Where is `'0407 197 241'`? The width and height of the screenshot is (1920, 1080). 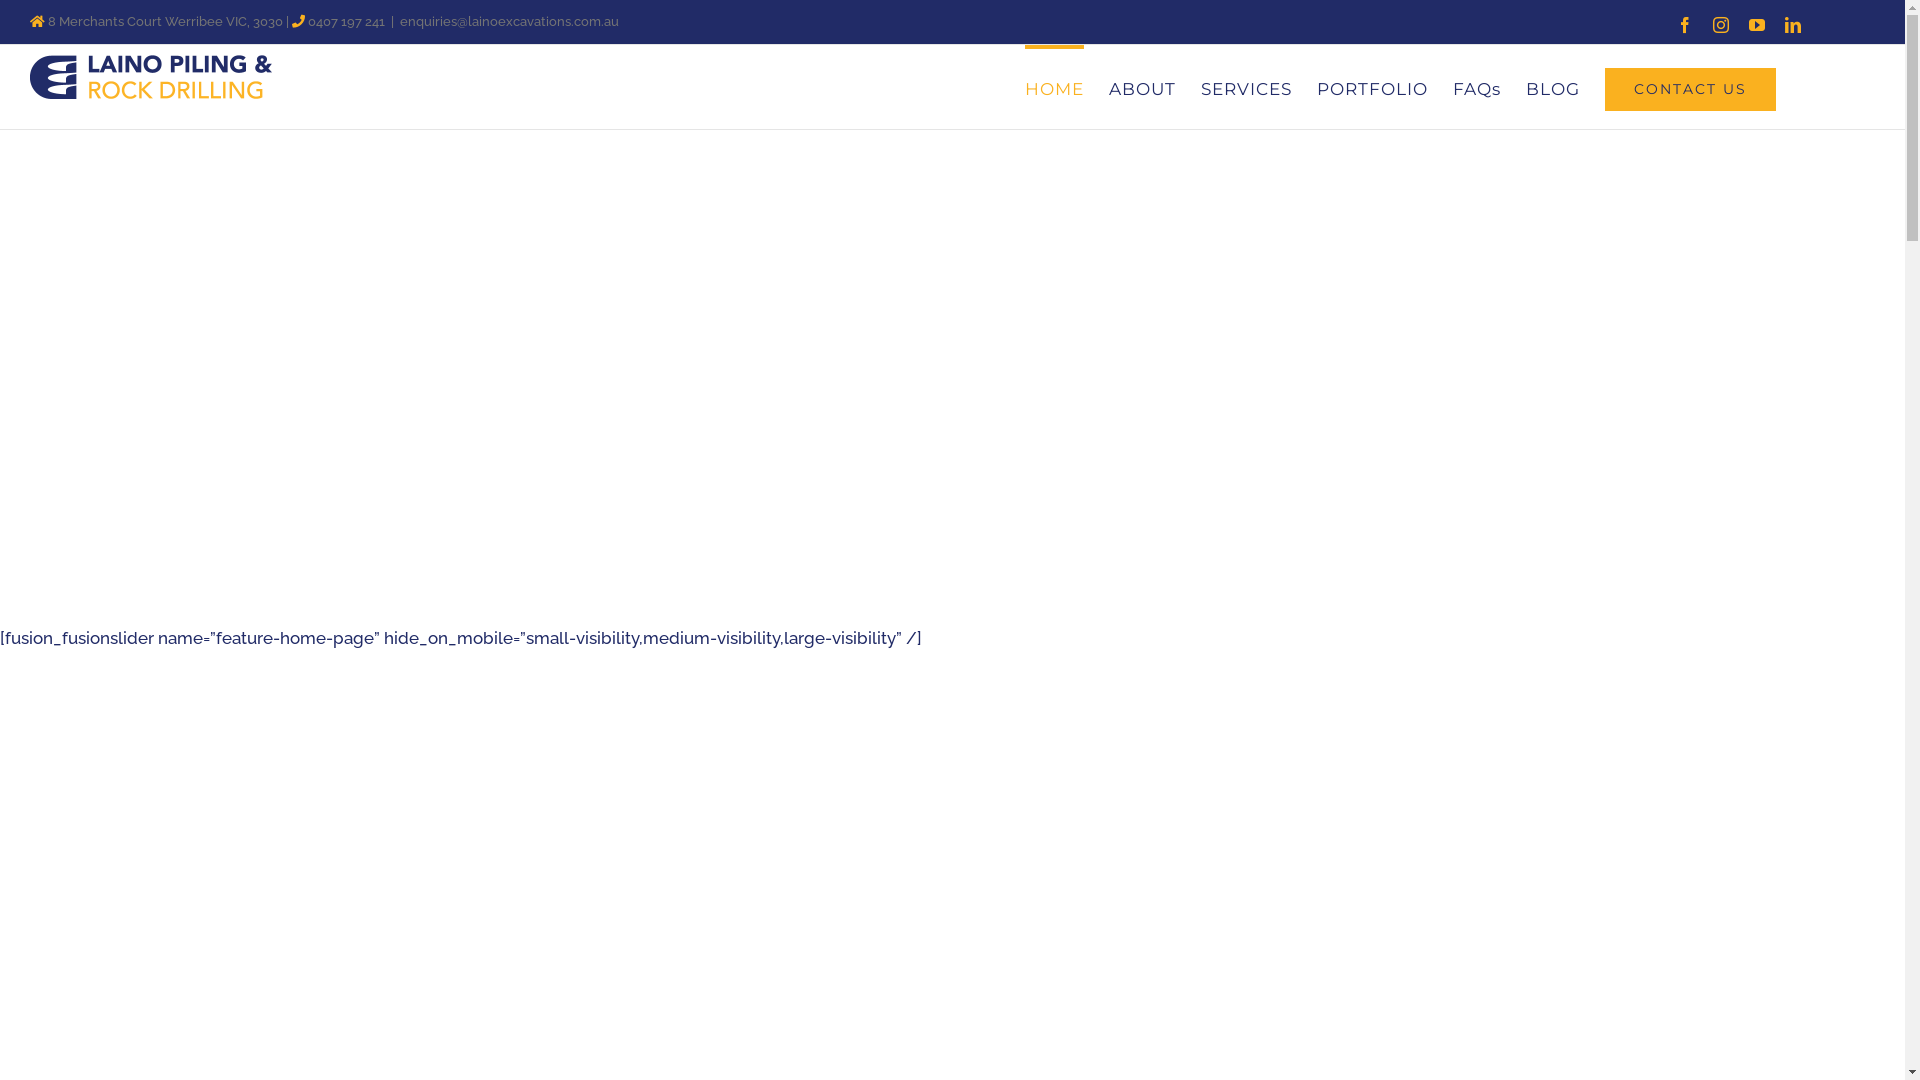
'0407 197 241' is located at coordinates (306, 21).